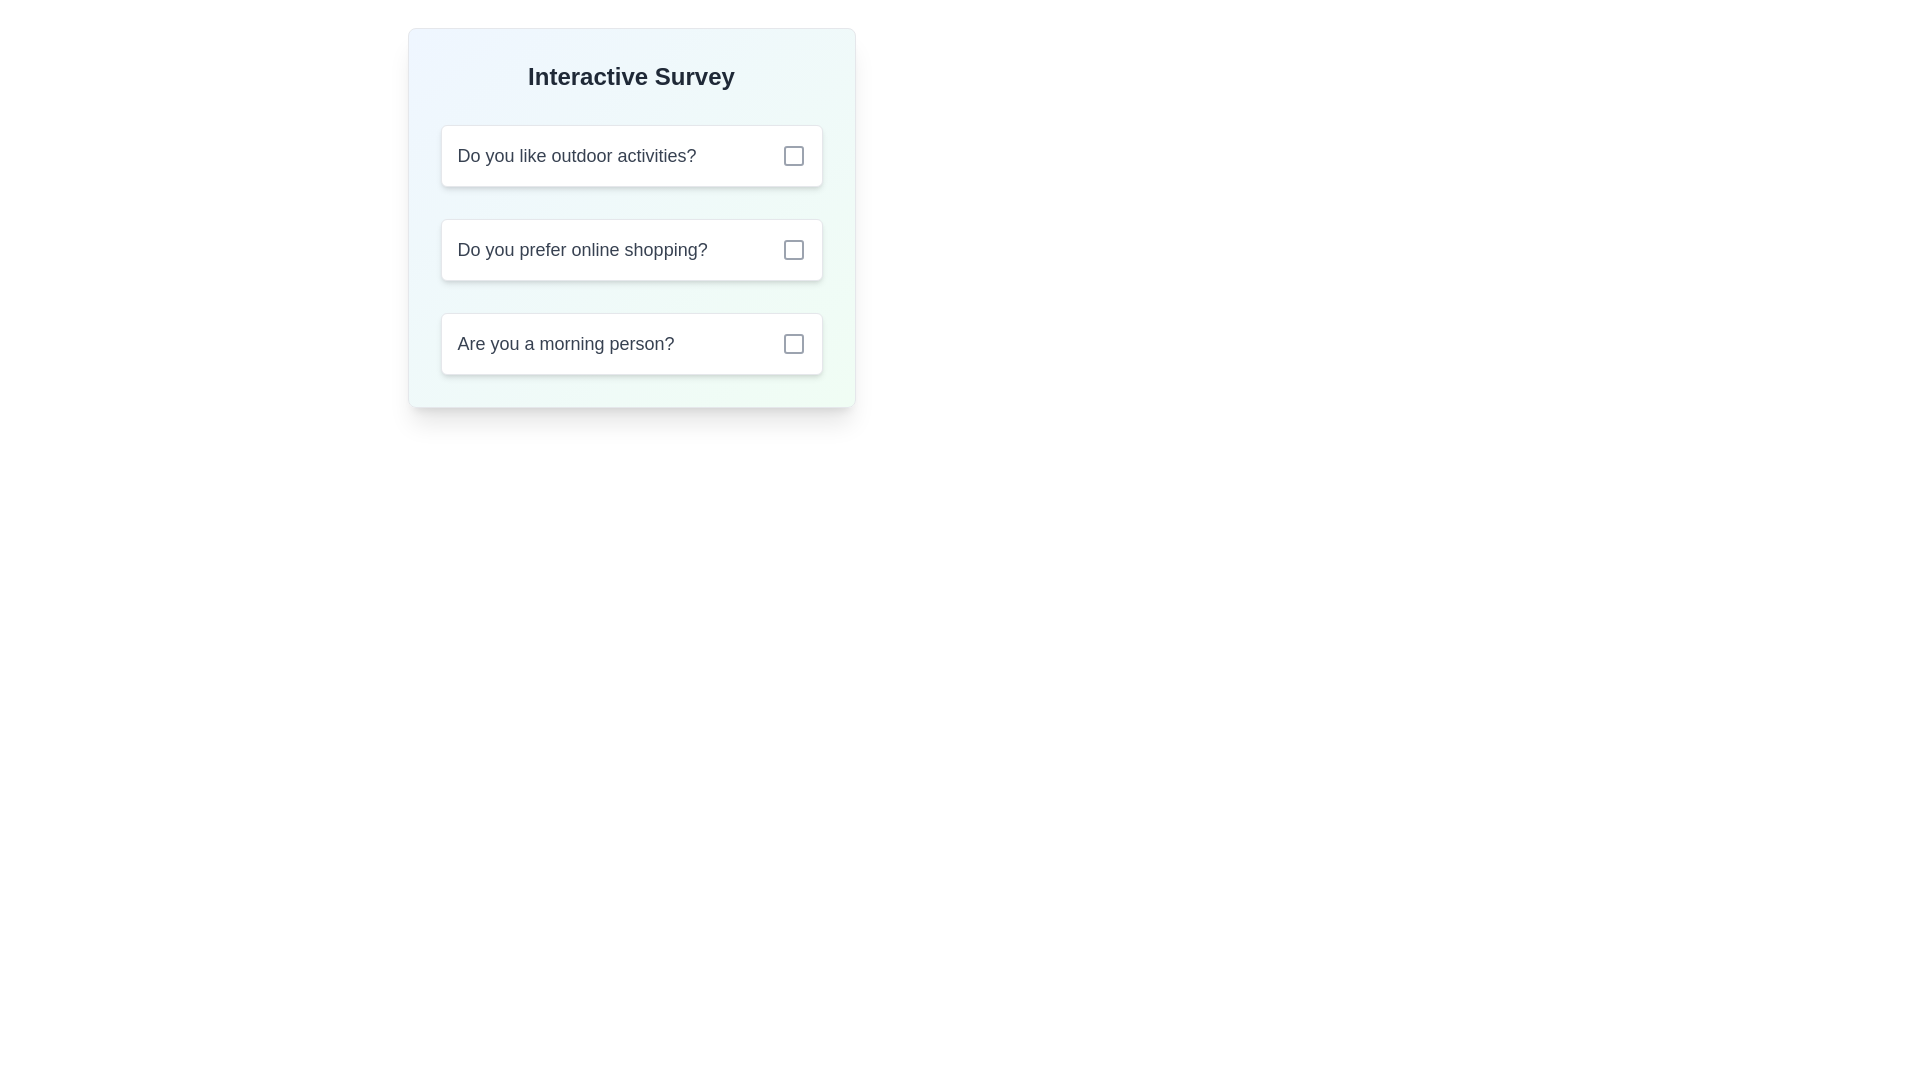  What do you see at coordinates (792, 342) in the screenshot?
I see `the small square inside the checkbox for the last survey question, 'Are you a morning person?'` at bounding box center [792, 342].